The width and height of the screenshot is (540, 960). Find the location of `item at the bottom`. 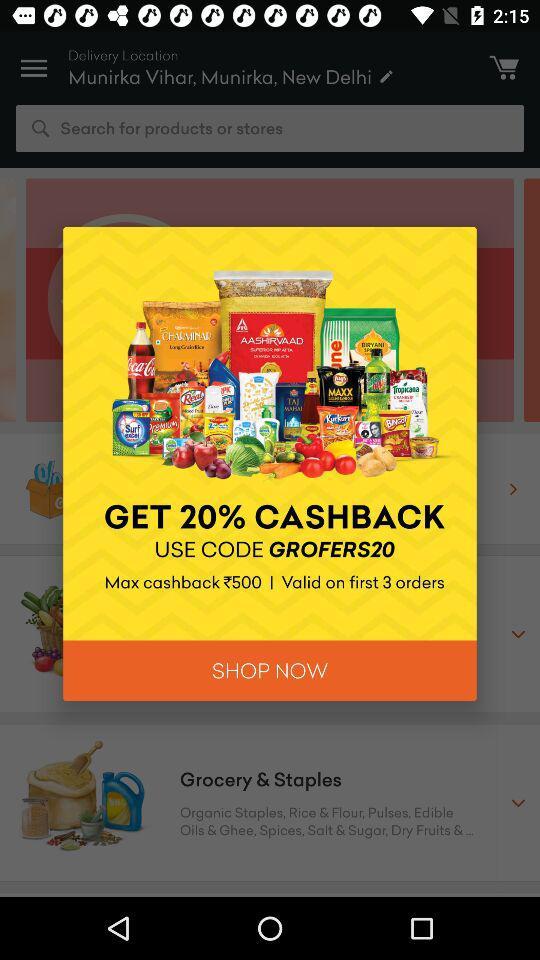

item at the bottom is located at coordinates (270, 670).